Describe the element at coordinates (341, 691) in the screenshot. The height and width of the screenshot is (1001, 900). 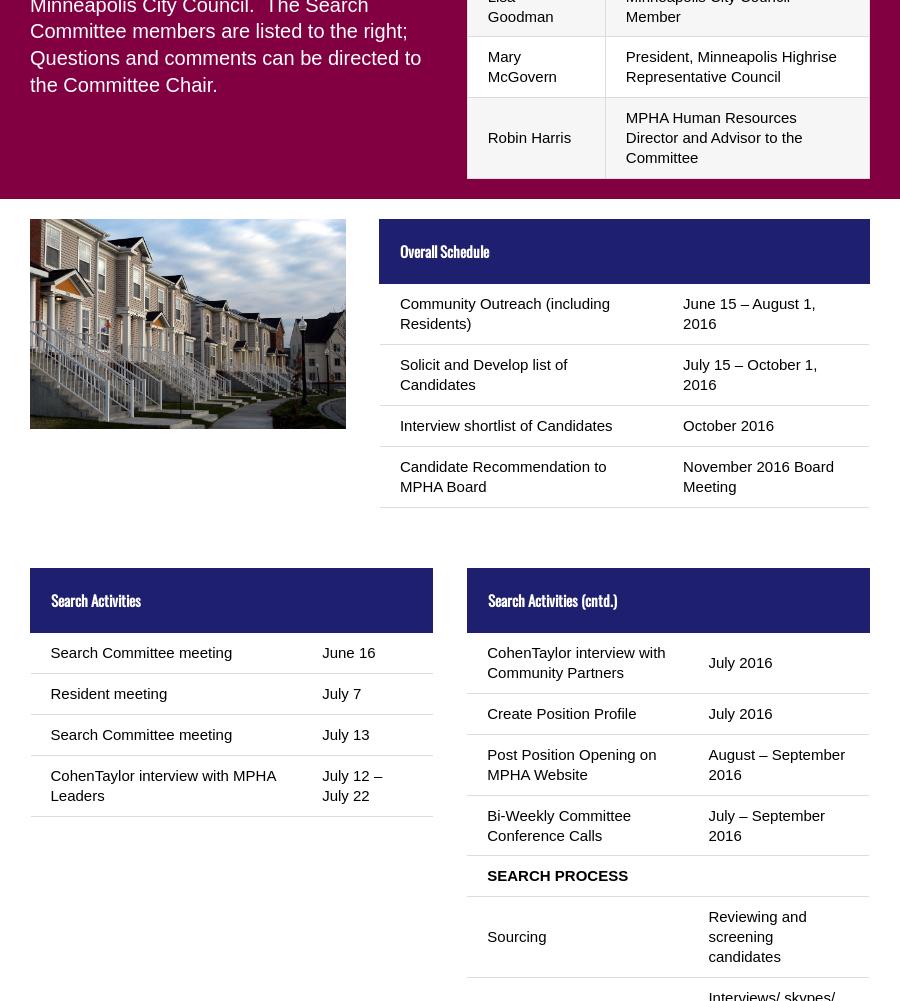
I see `'July 7'` at that location.